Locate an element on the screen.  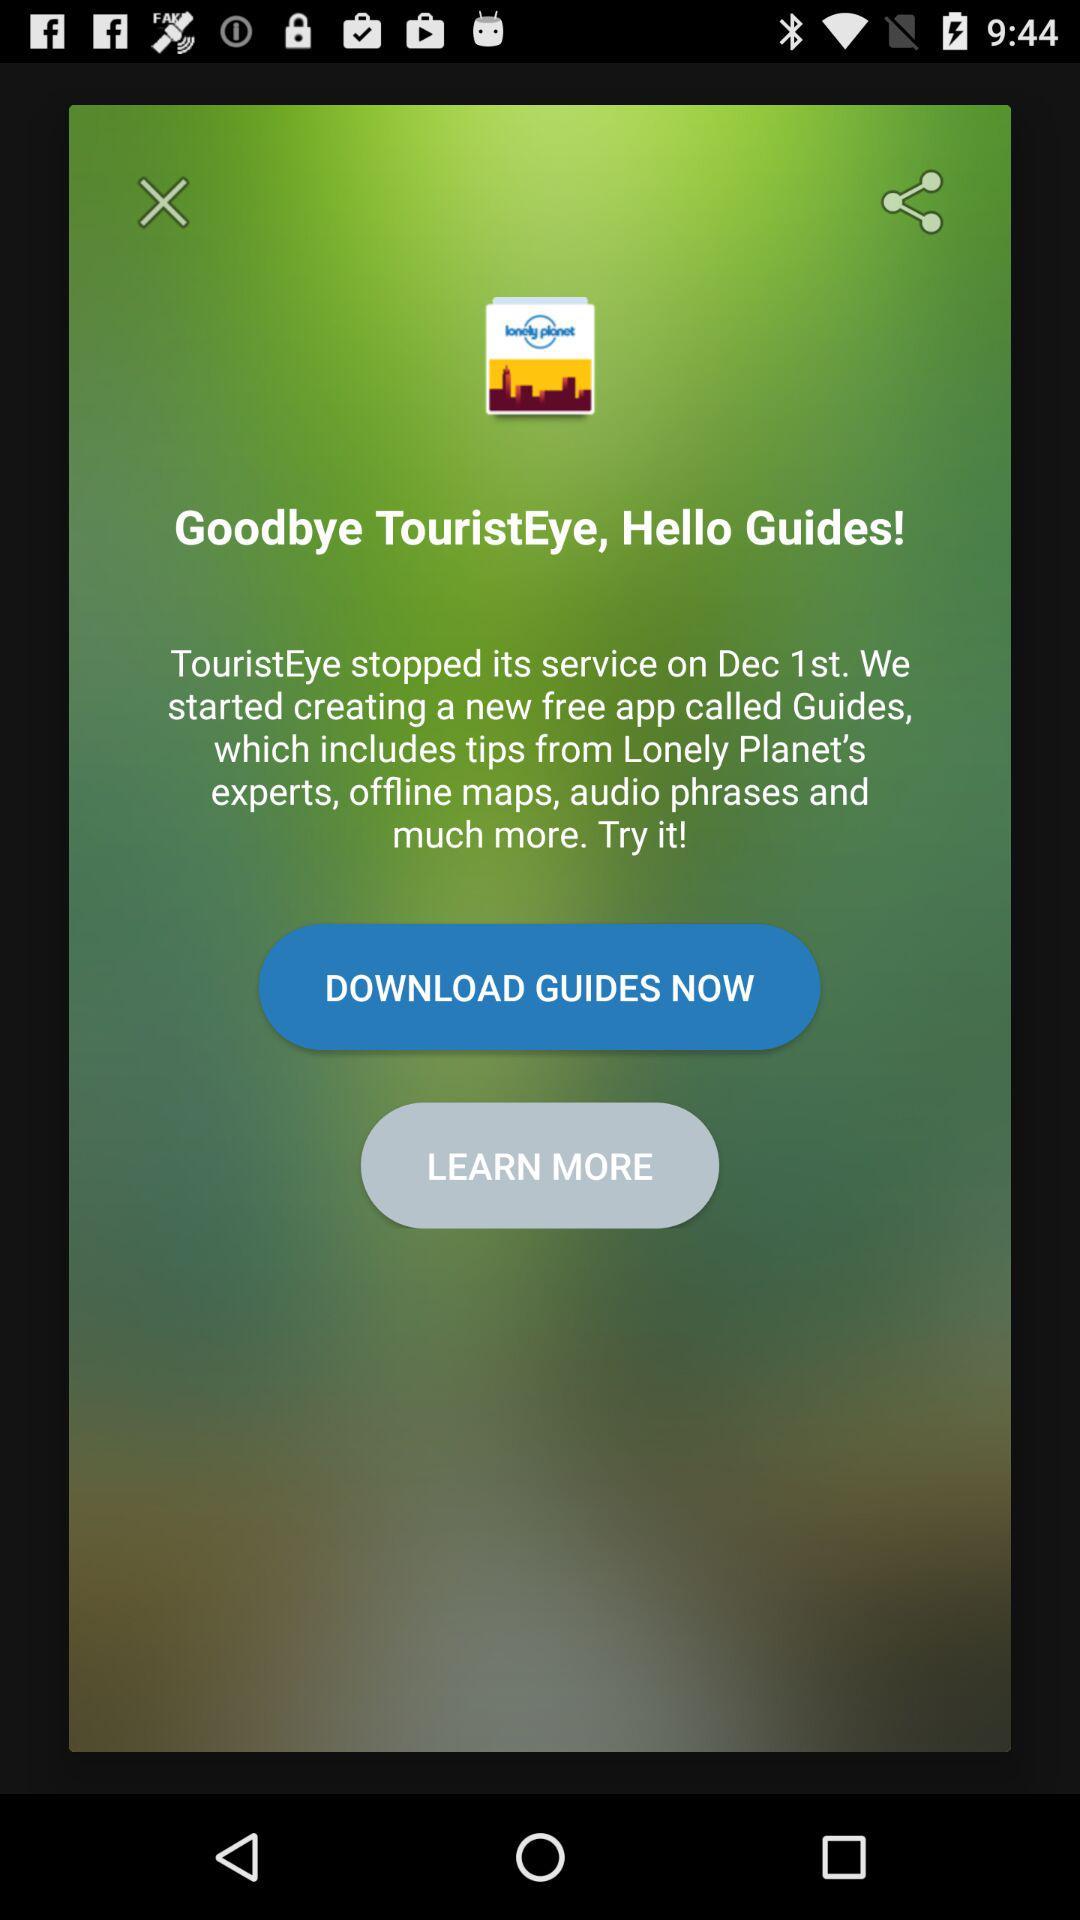
the item below the touristeye stopped its is located at coordinates (538, 987).